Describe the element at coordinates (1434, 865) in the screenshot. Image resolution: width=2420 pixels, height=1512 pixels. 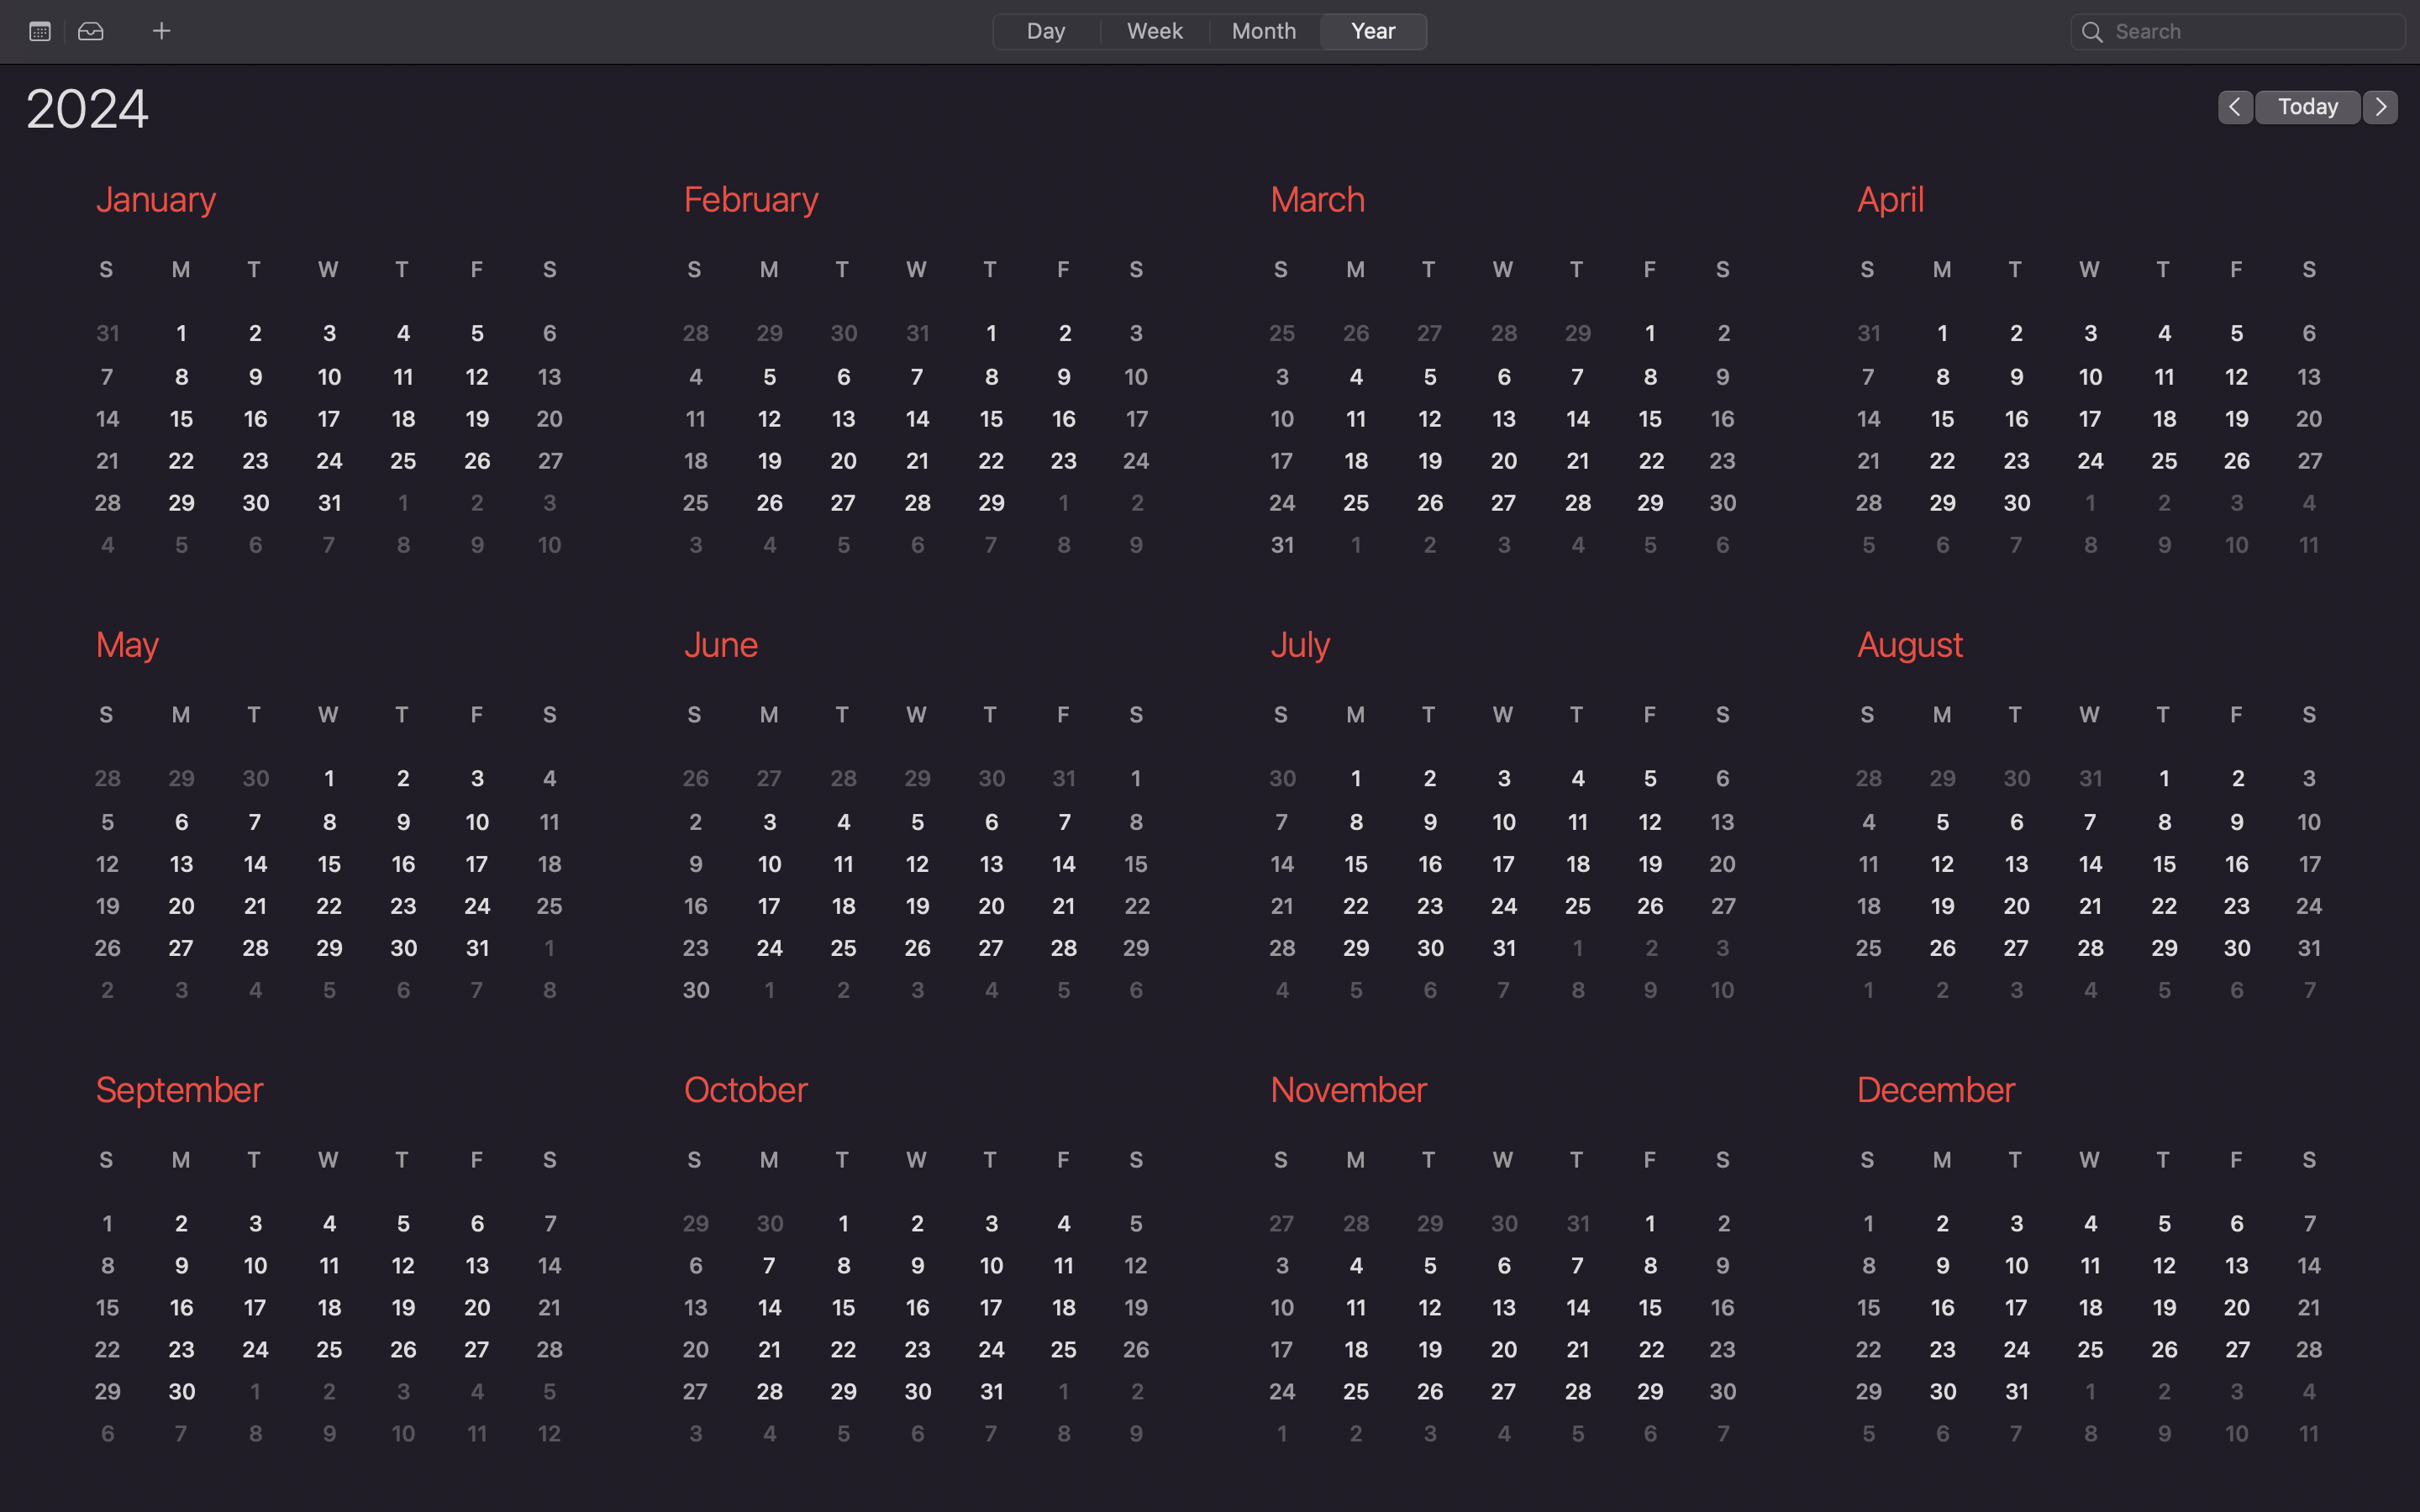
I see `and select July 16 in the calendar` at that location.